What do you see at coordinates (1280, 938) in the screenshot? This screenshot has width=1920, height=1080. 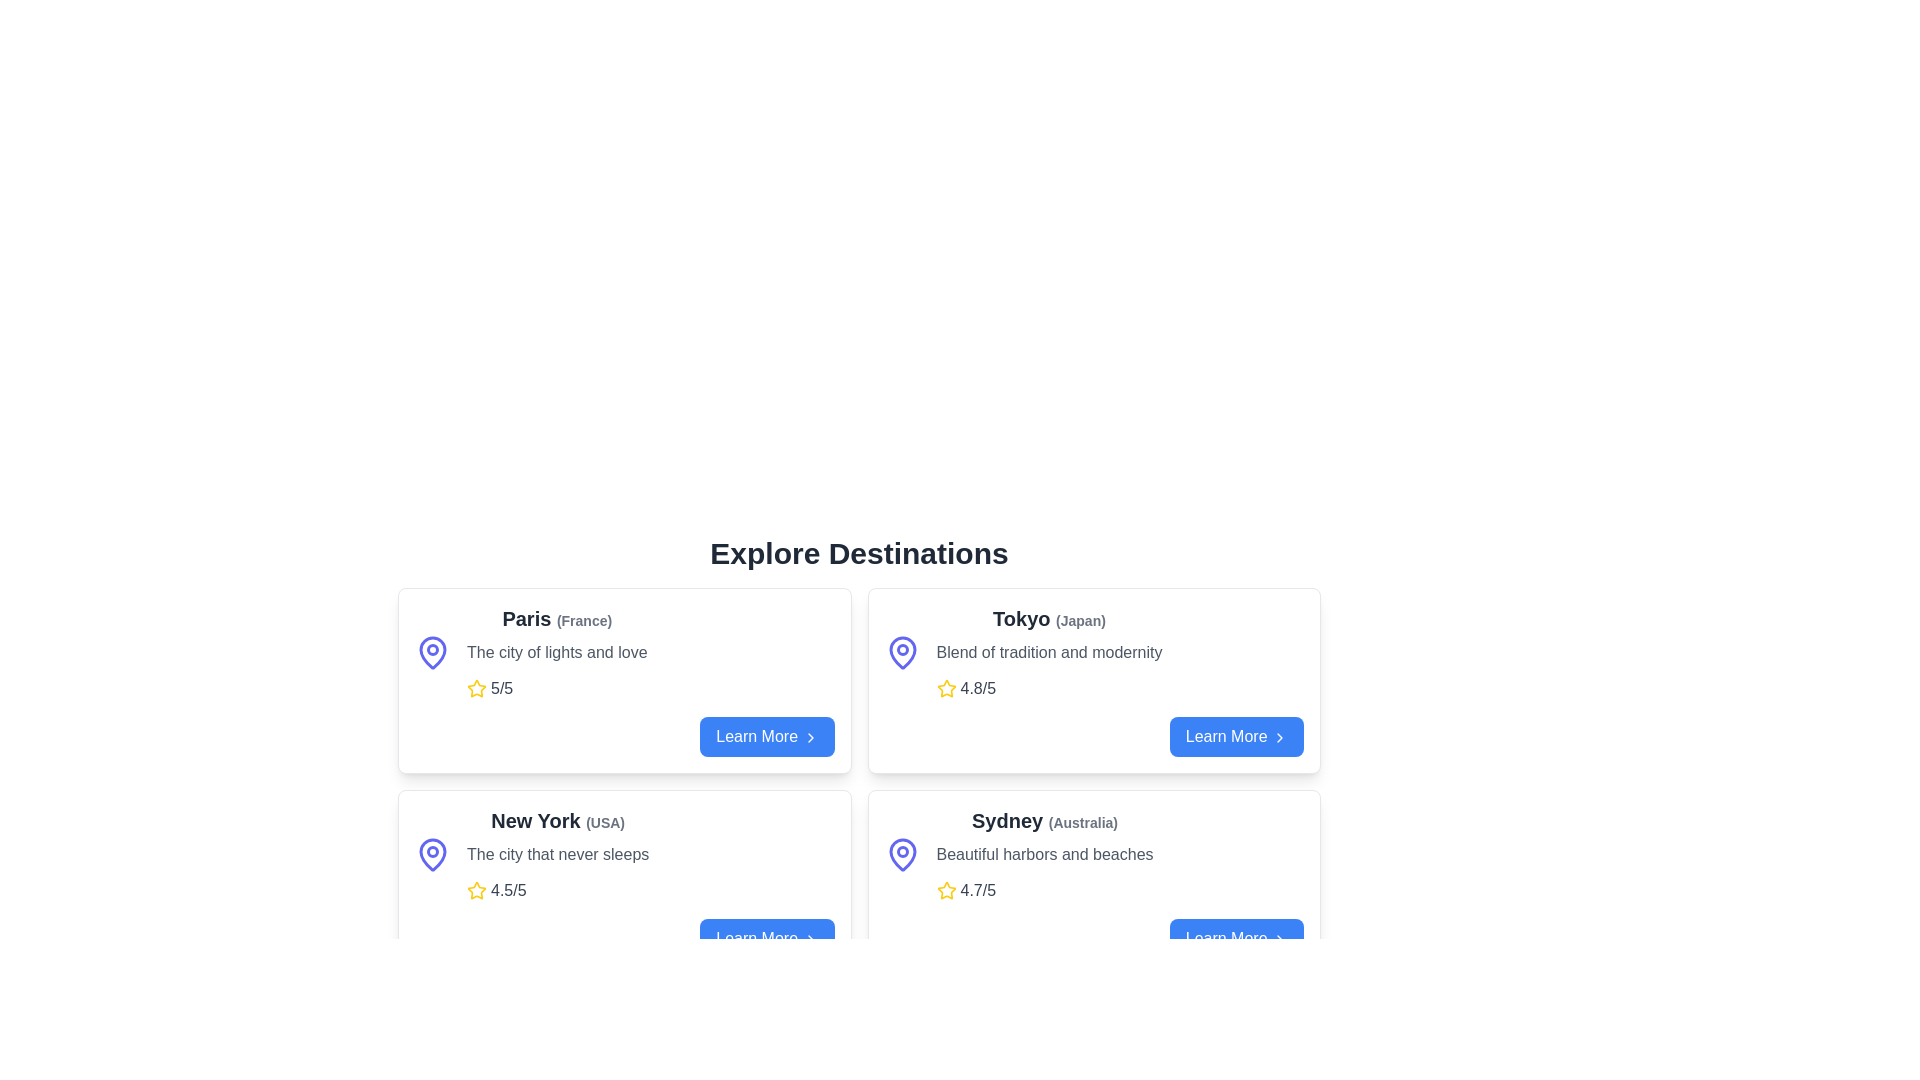 I see `the rightward-pointing chevron icon inside the 'Learn More' button on the 'Sydney' destination card, located in the bottom-right area of the grid layout` at bounding box center [1280, 938].